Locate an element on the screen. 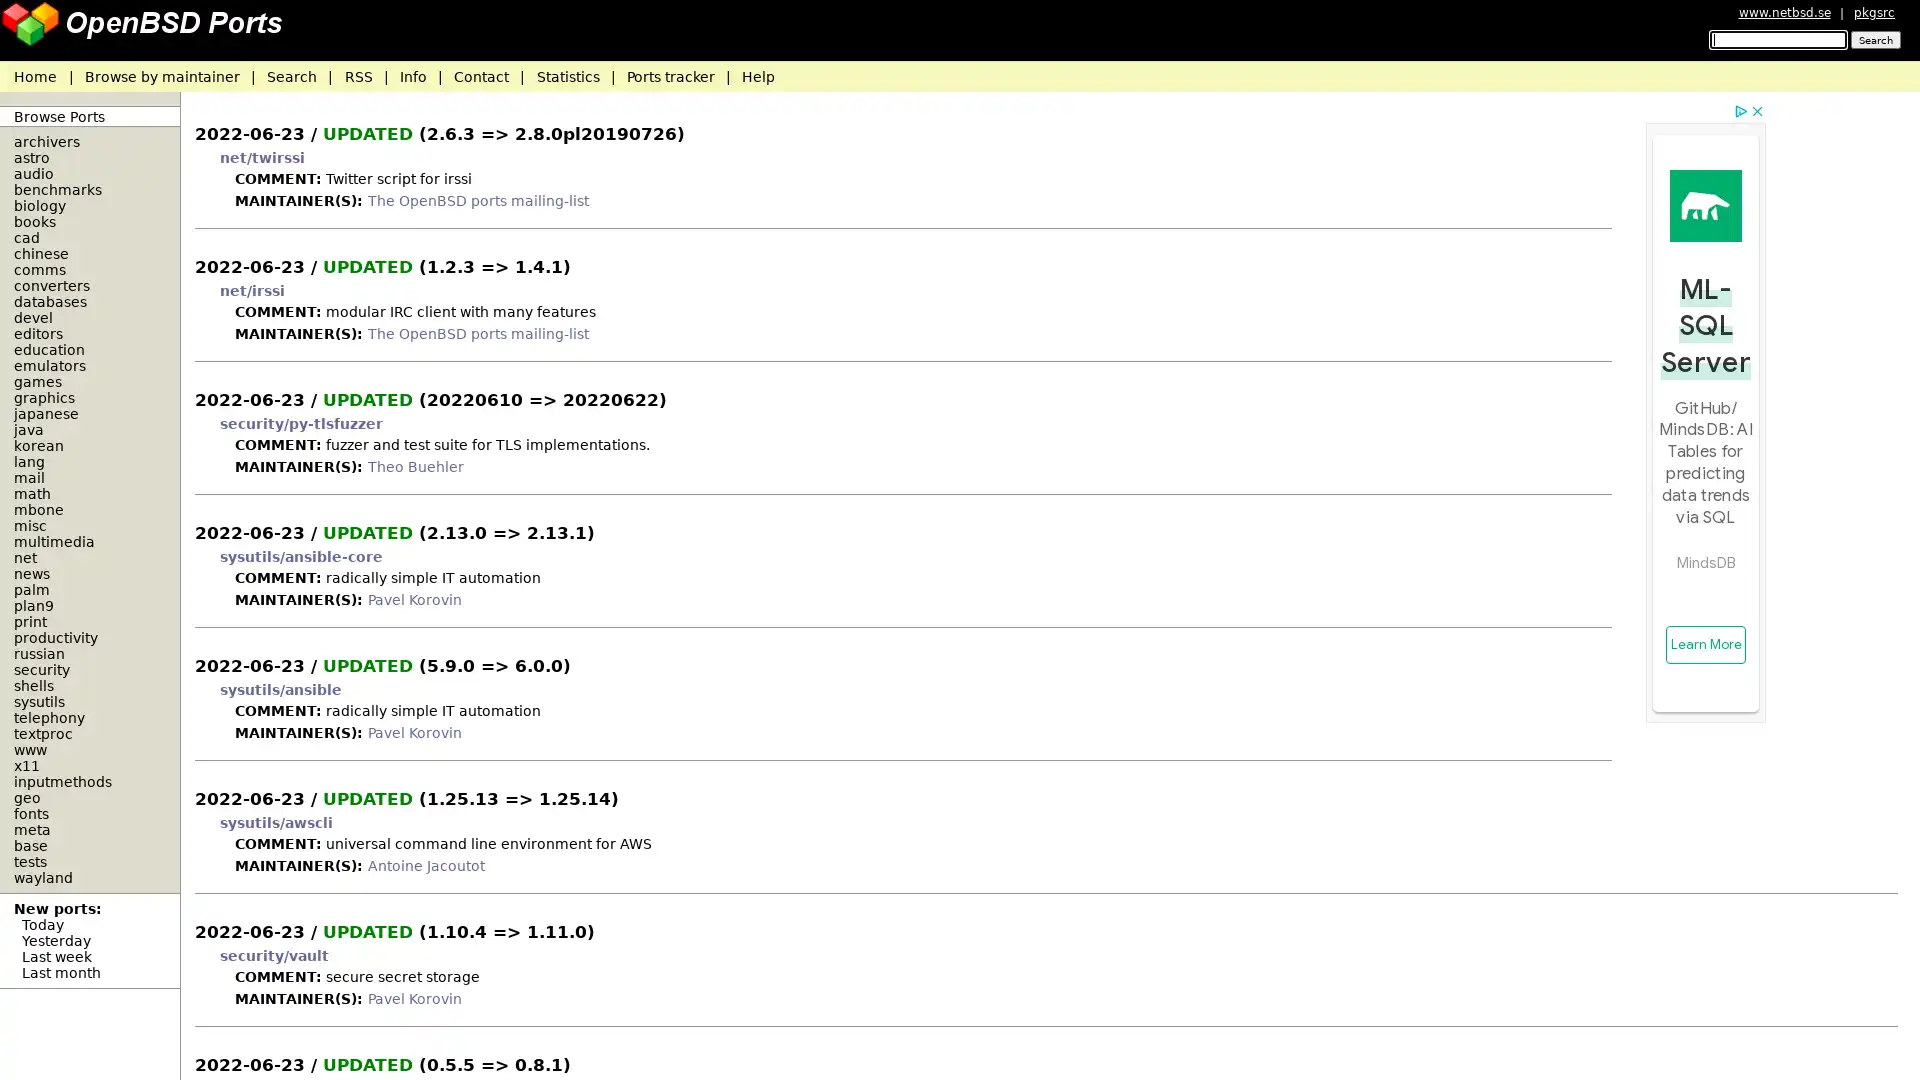 The height and width of the screenshot is (1080, 1920). Search is located at coordinates (1874, 39).